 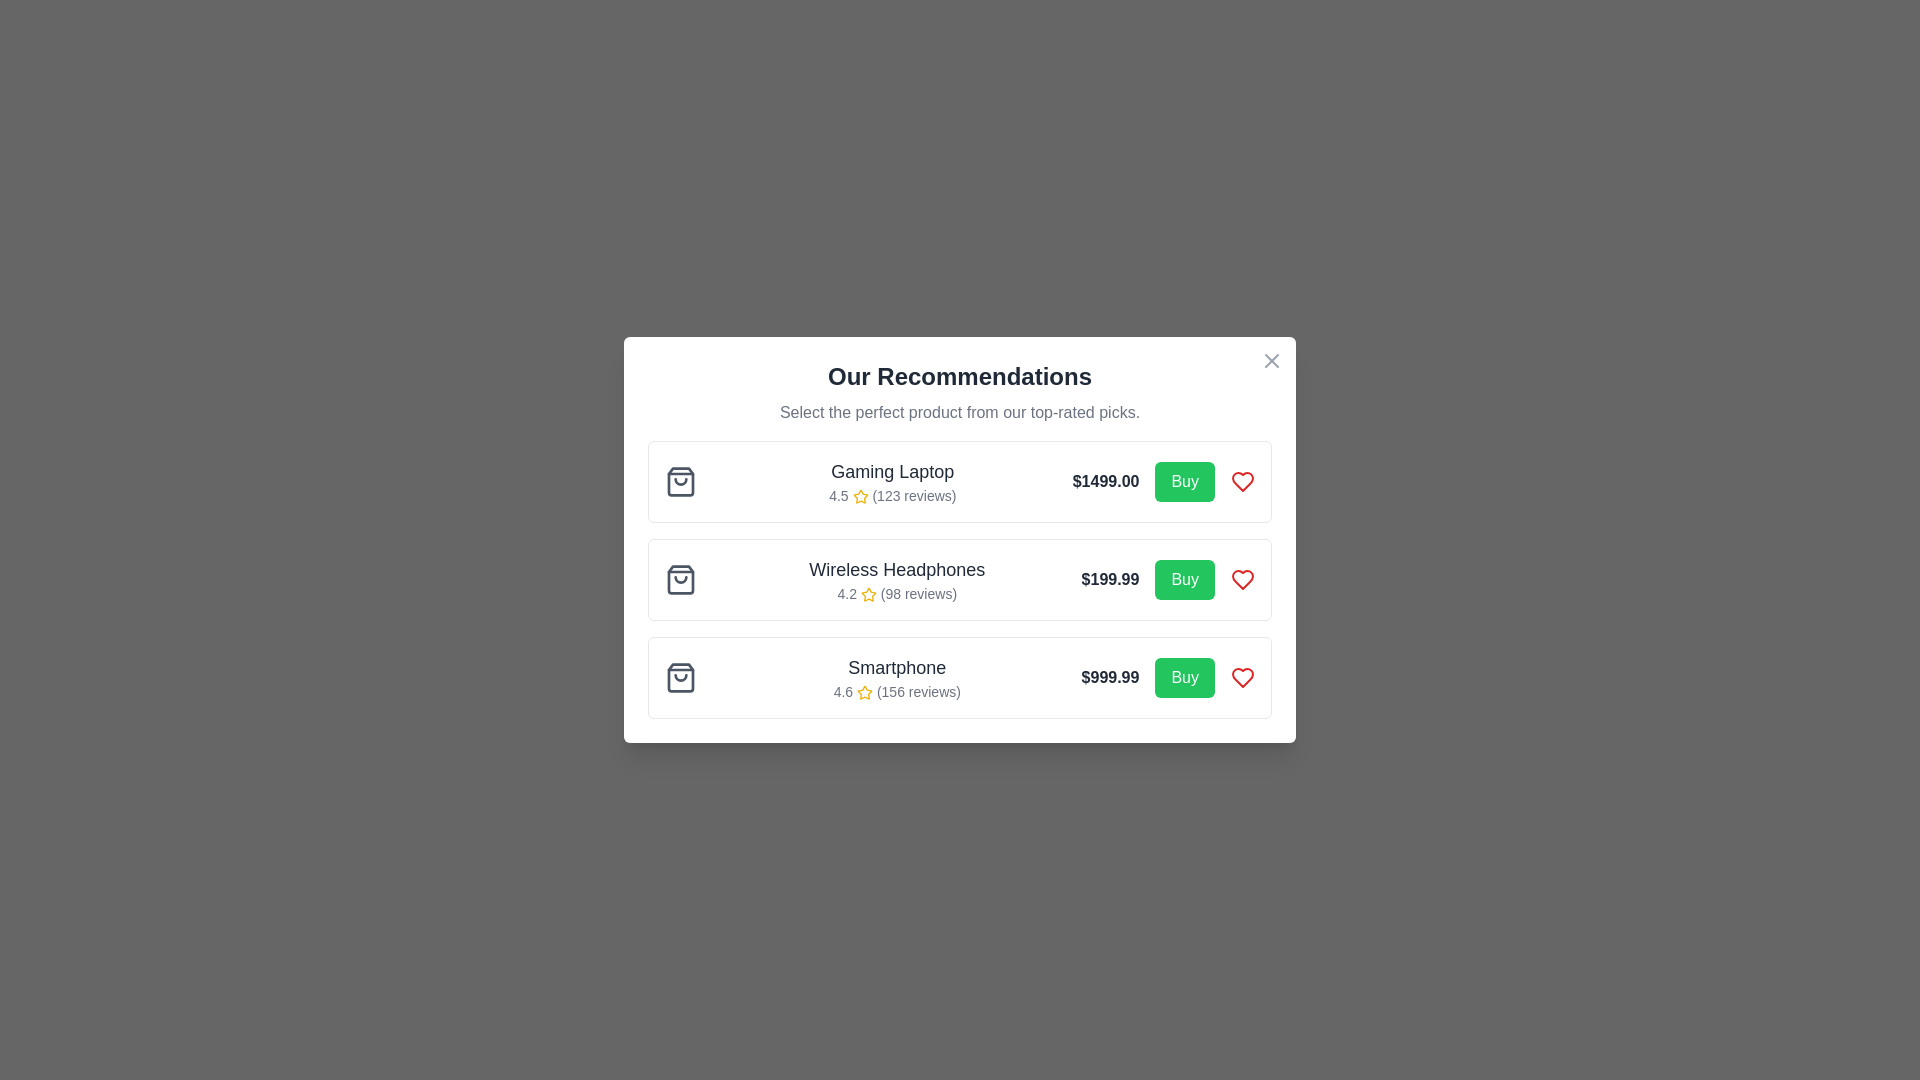 I want to click on the 'Buy' button with a green background and white text located on the right side of the 'Smartphone' product listing to initiate a purchase, so click(x=1185, y=677).